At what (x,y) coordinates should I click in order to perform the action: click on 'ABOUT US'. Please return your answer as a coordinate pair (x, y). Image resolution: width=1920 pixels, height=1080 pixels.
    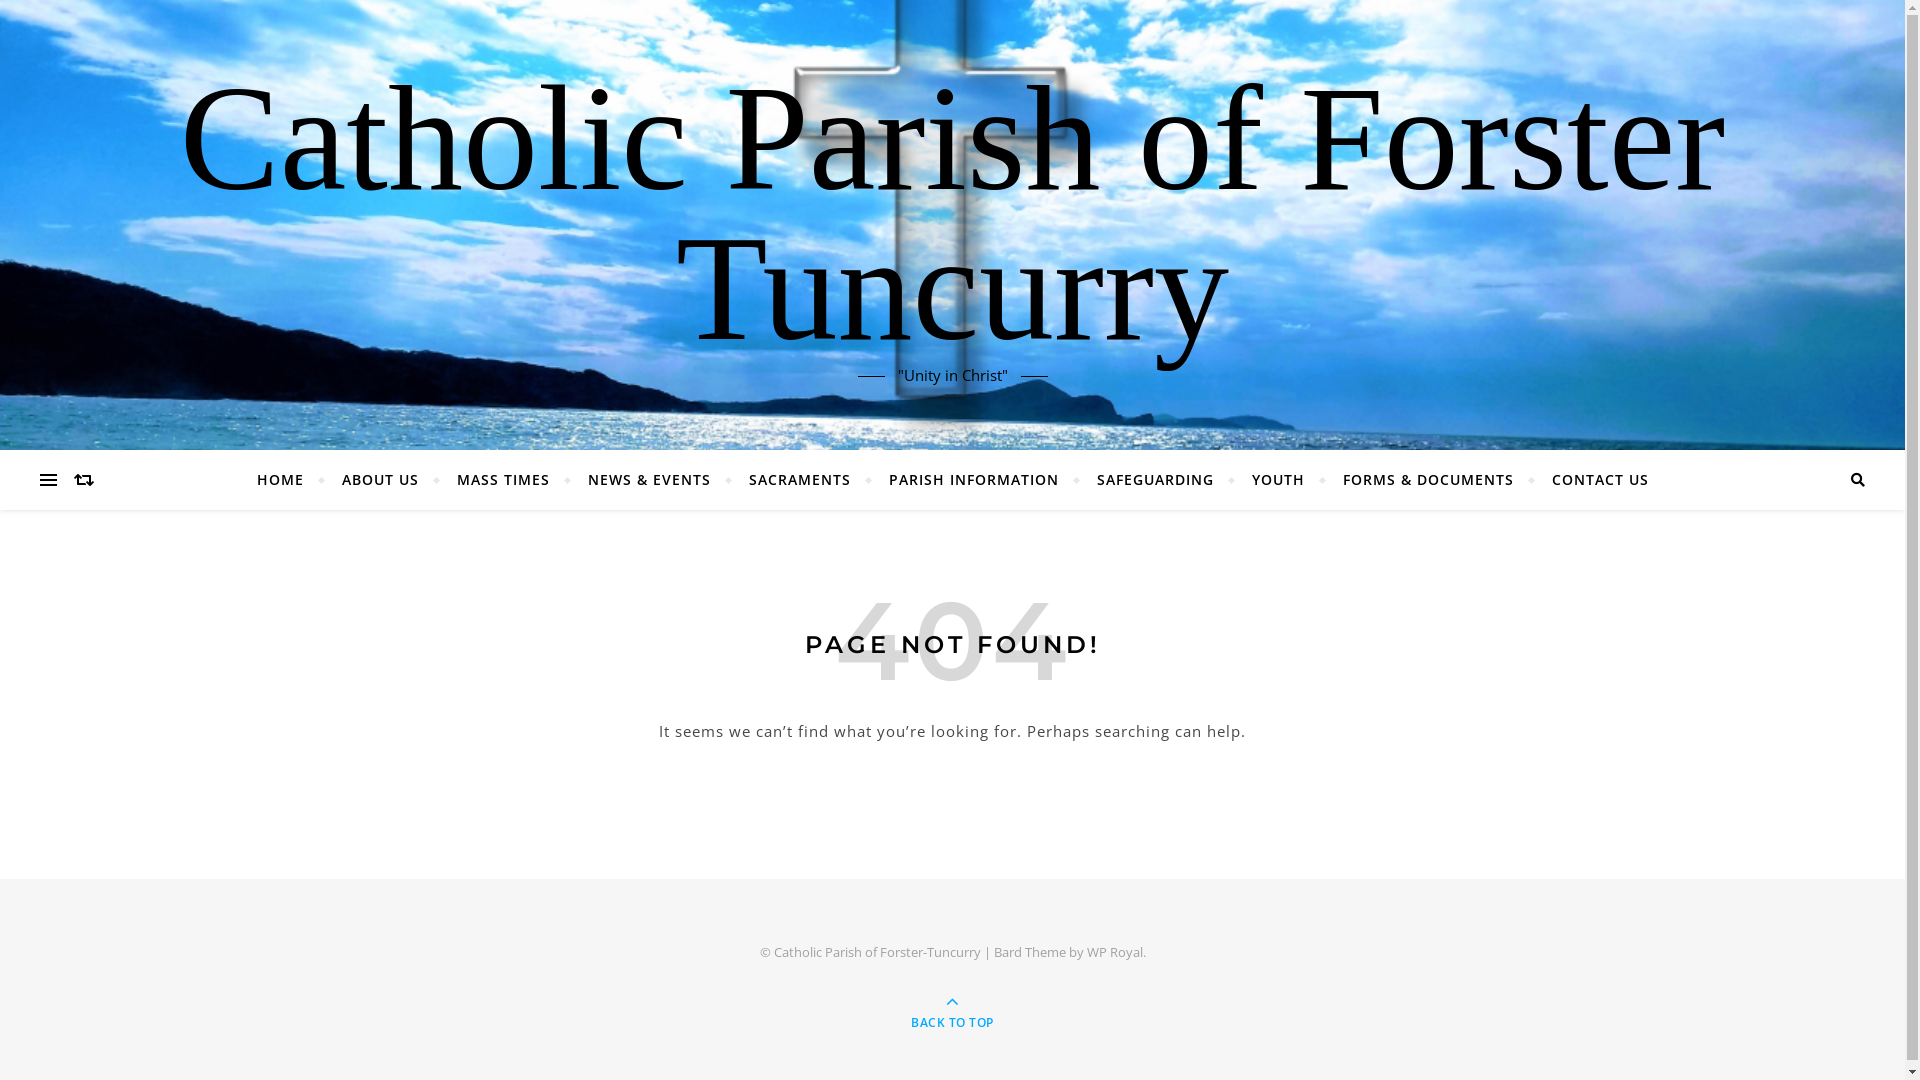
    Looking at the image, I should click on (324, 479).